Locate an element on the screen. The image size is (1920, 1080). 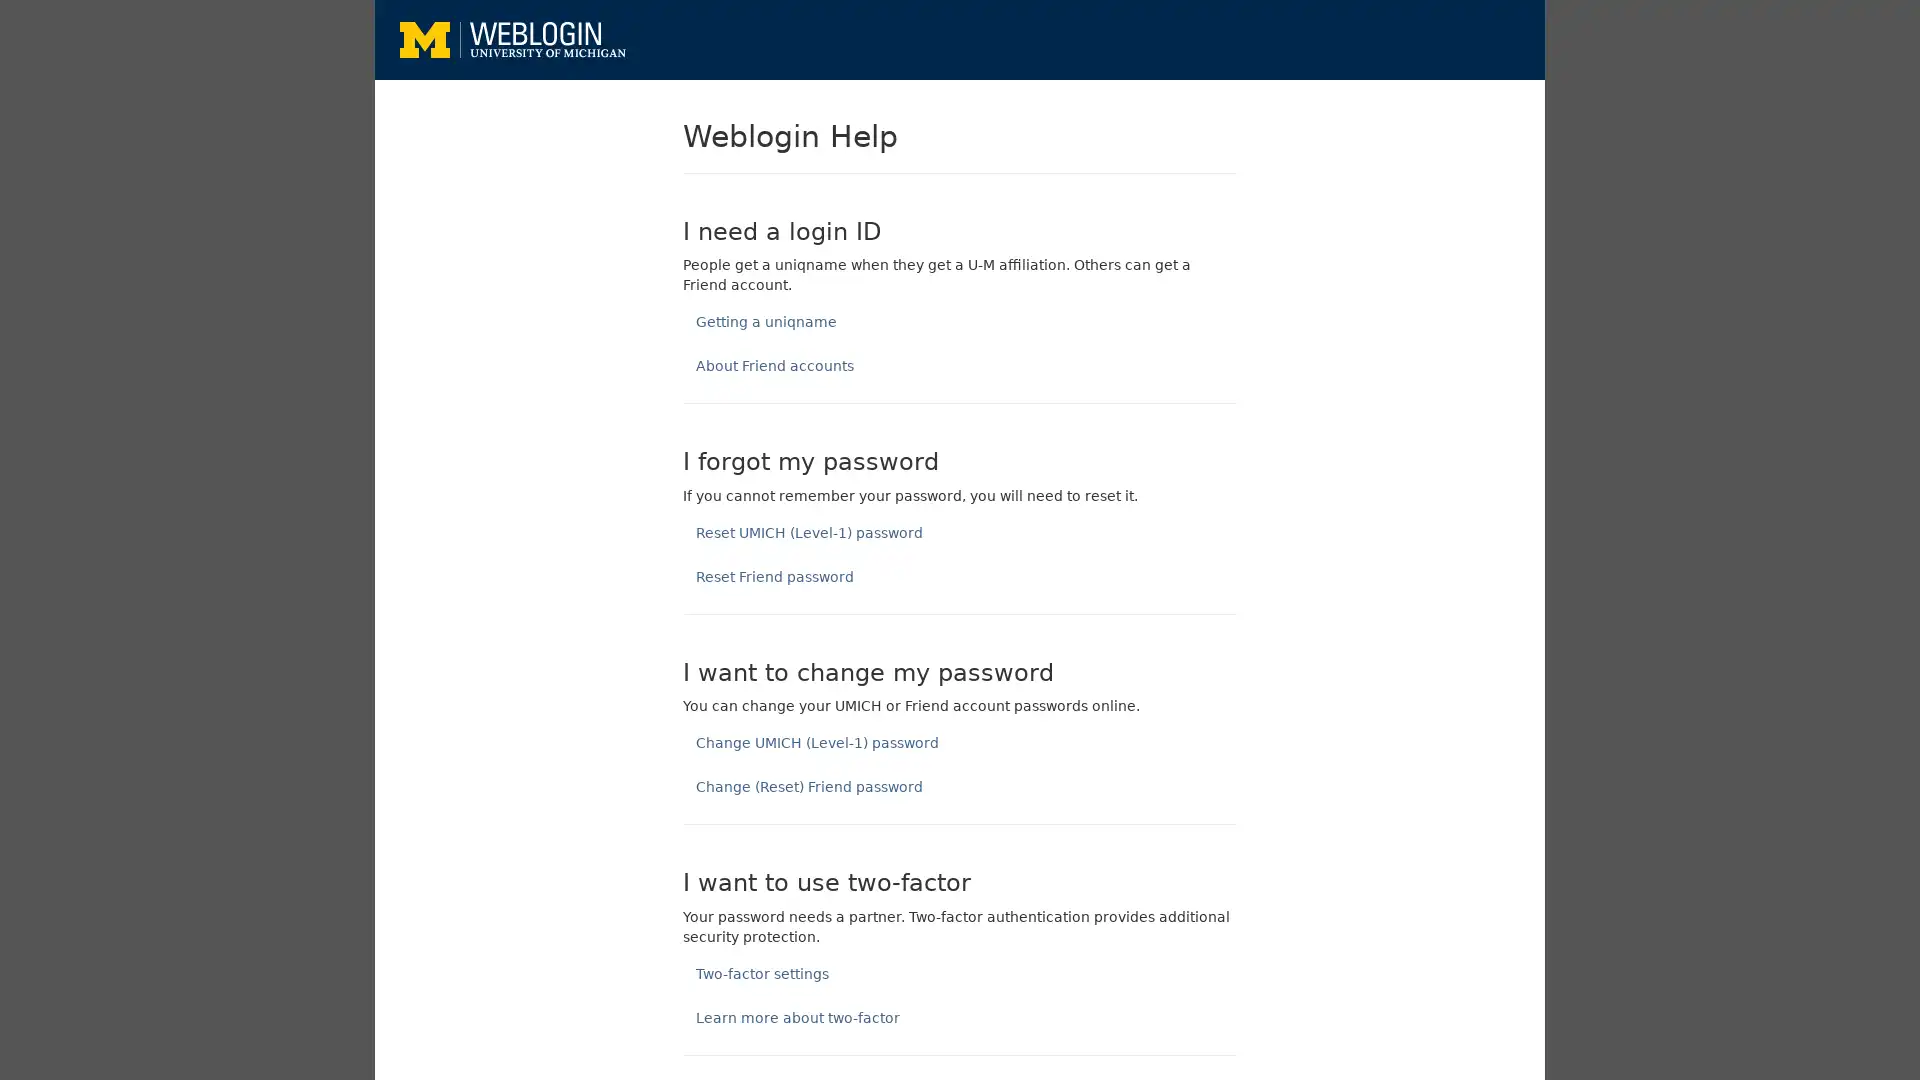
Change UMICH (Level-1) password is located at coordinates (816, 743).